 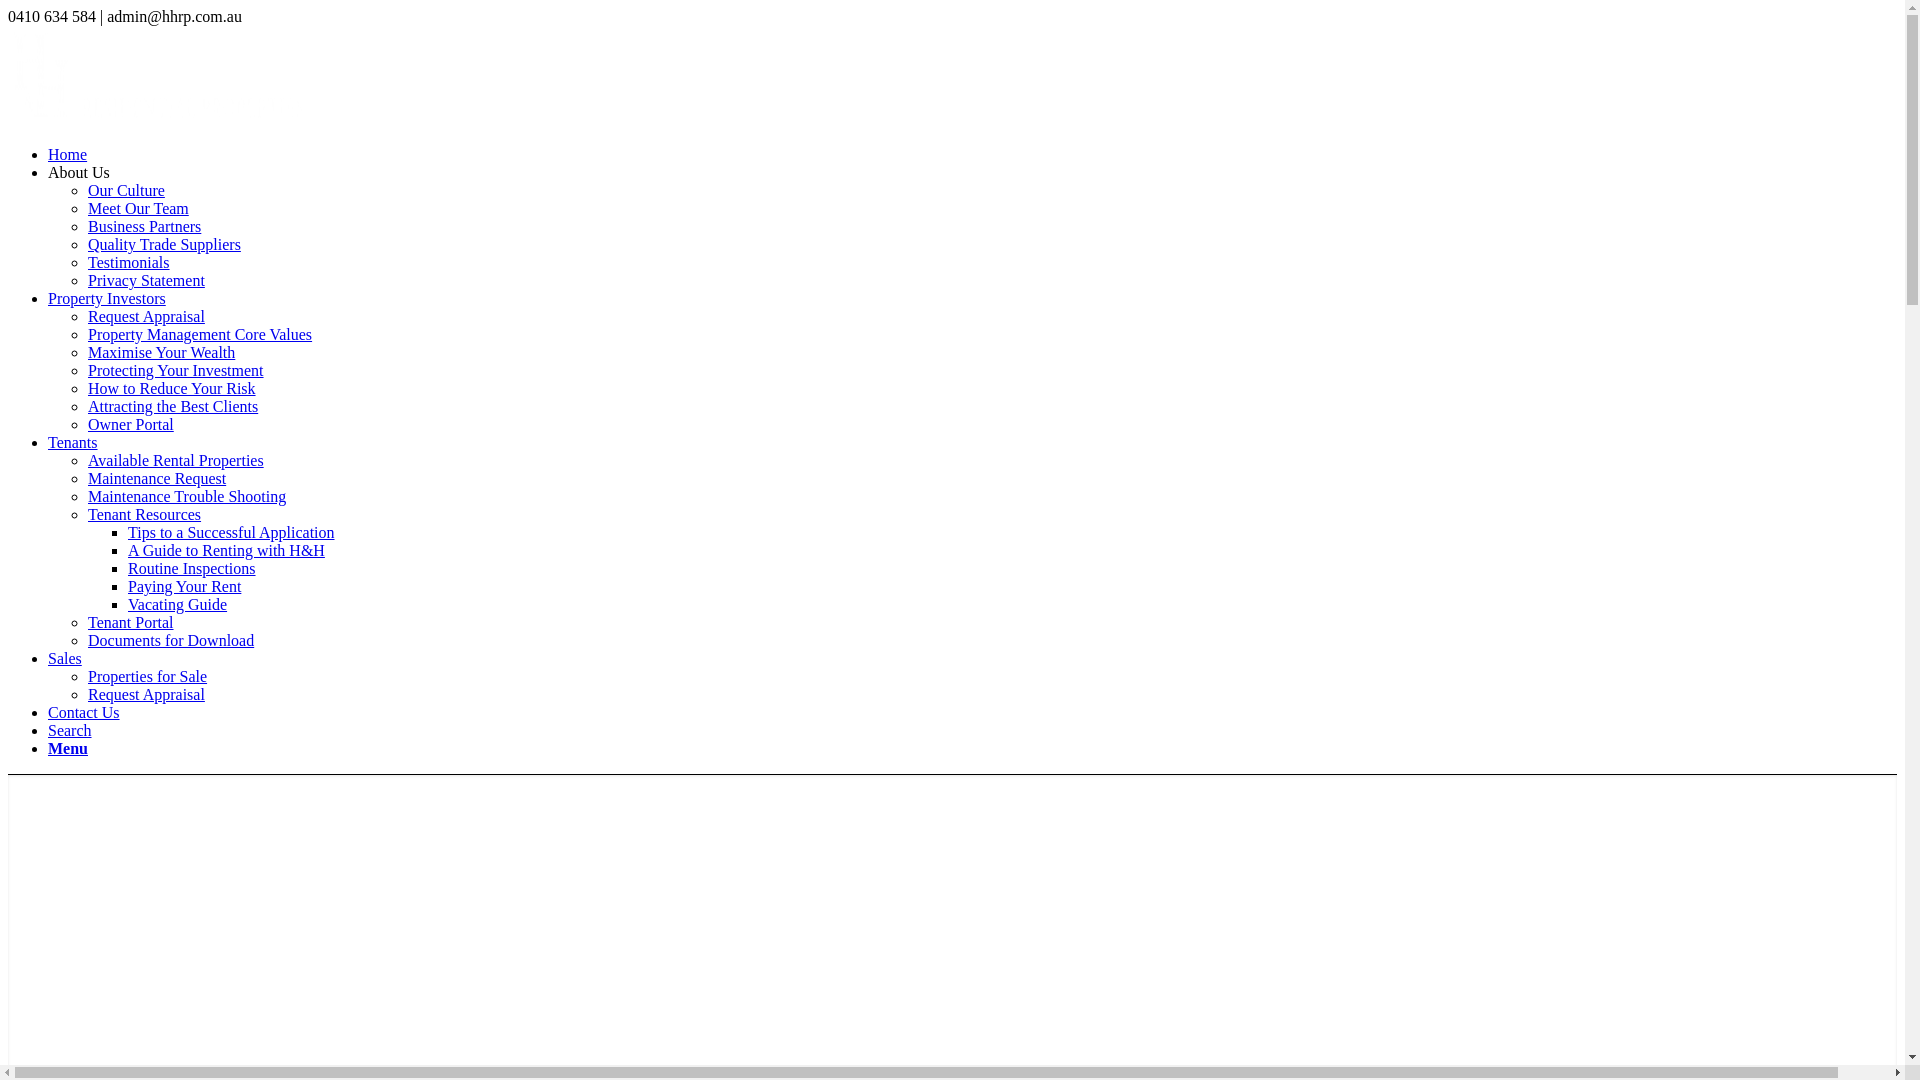 I want to click on 'Available Rental Properties', so click(x=176, y=460).